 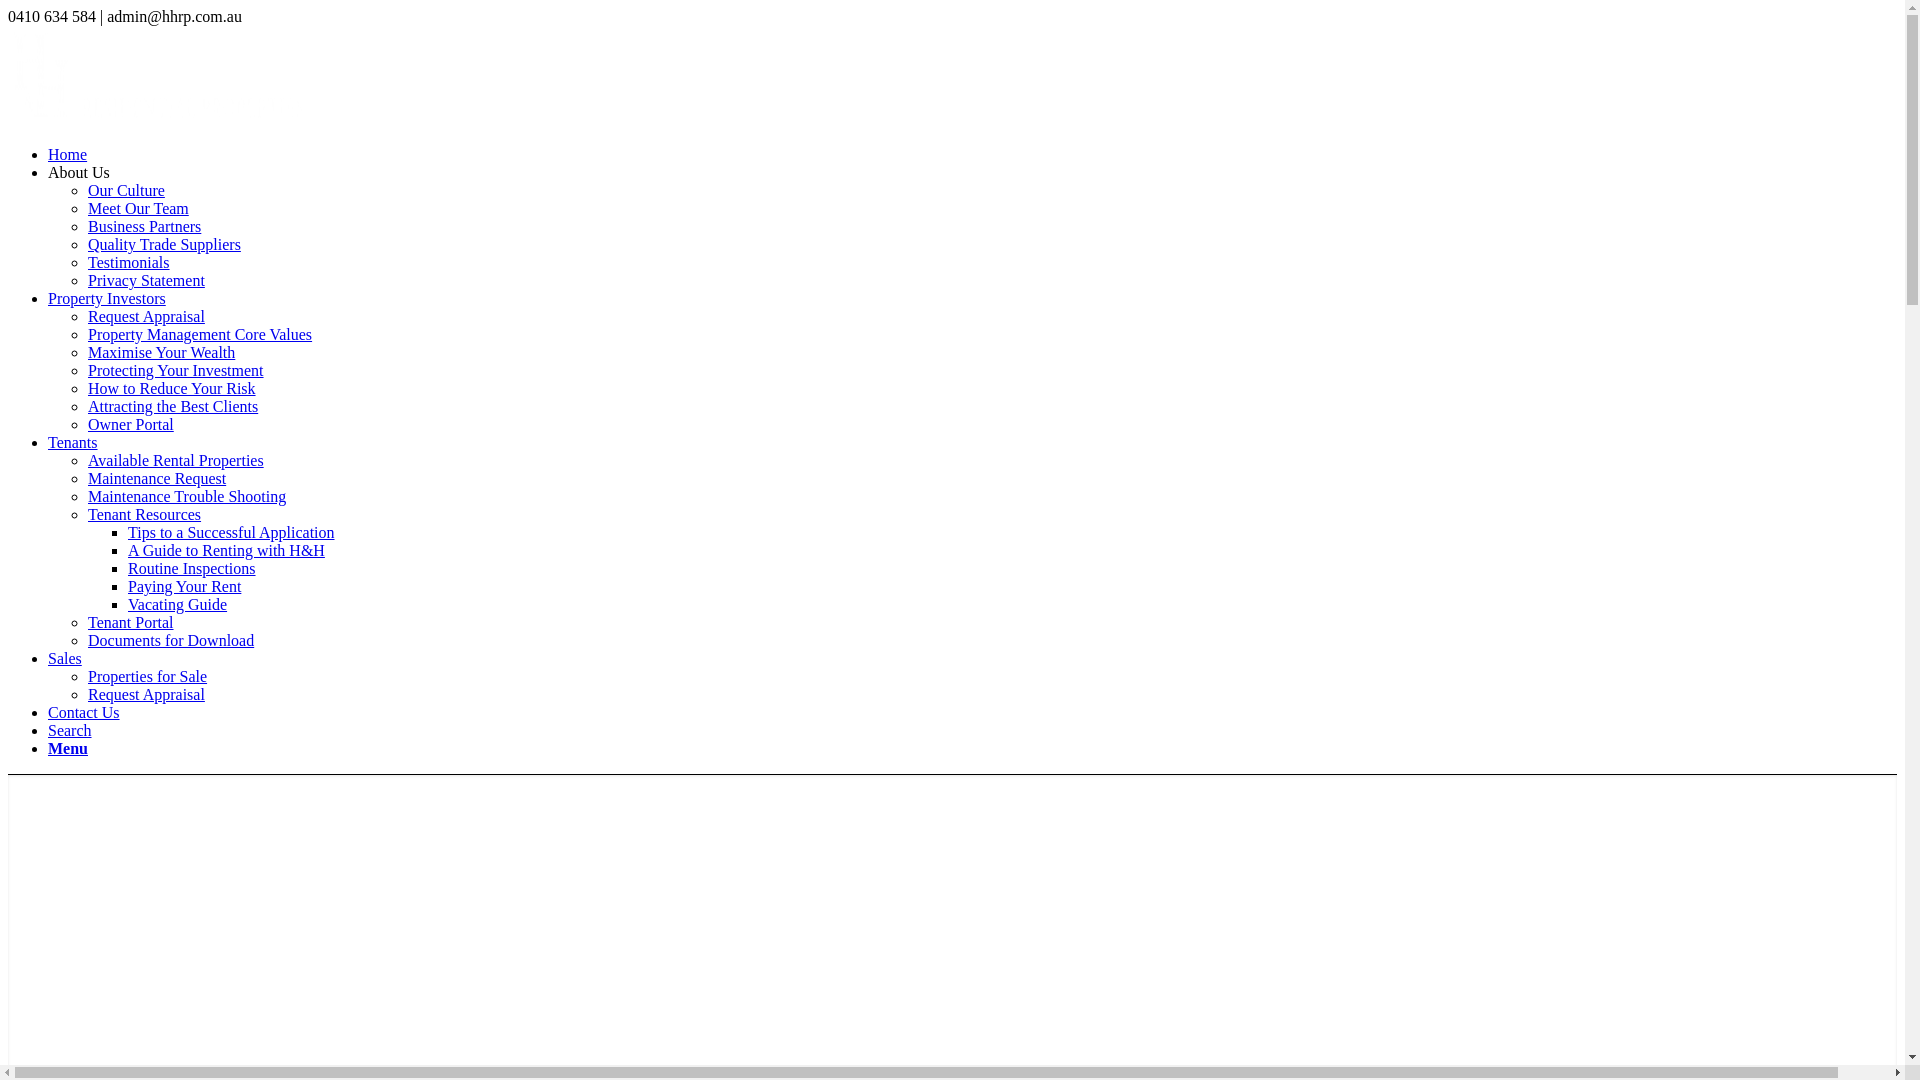 I want to click on 'Available Rental Properties', so click(x=176, y=460).